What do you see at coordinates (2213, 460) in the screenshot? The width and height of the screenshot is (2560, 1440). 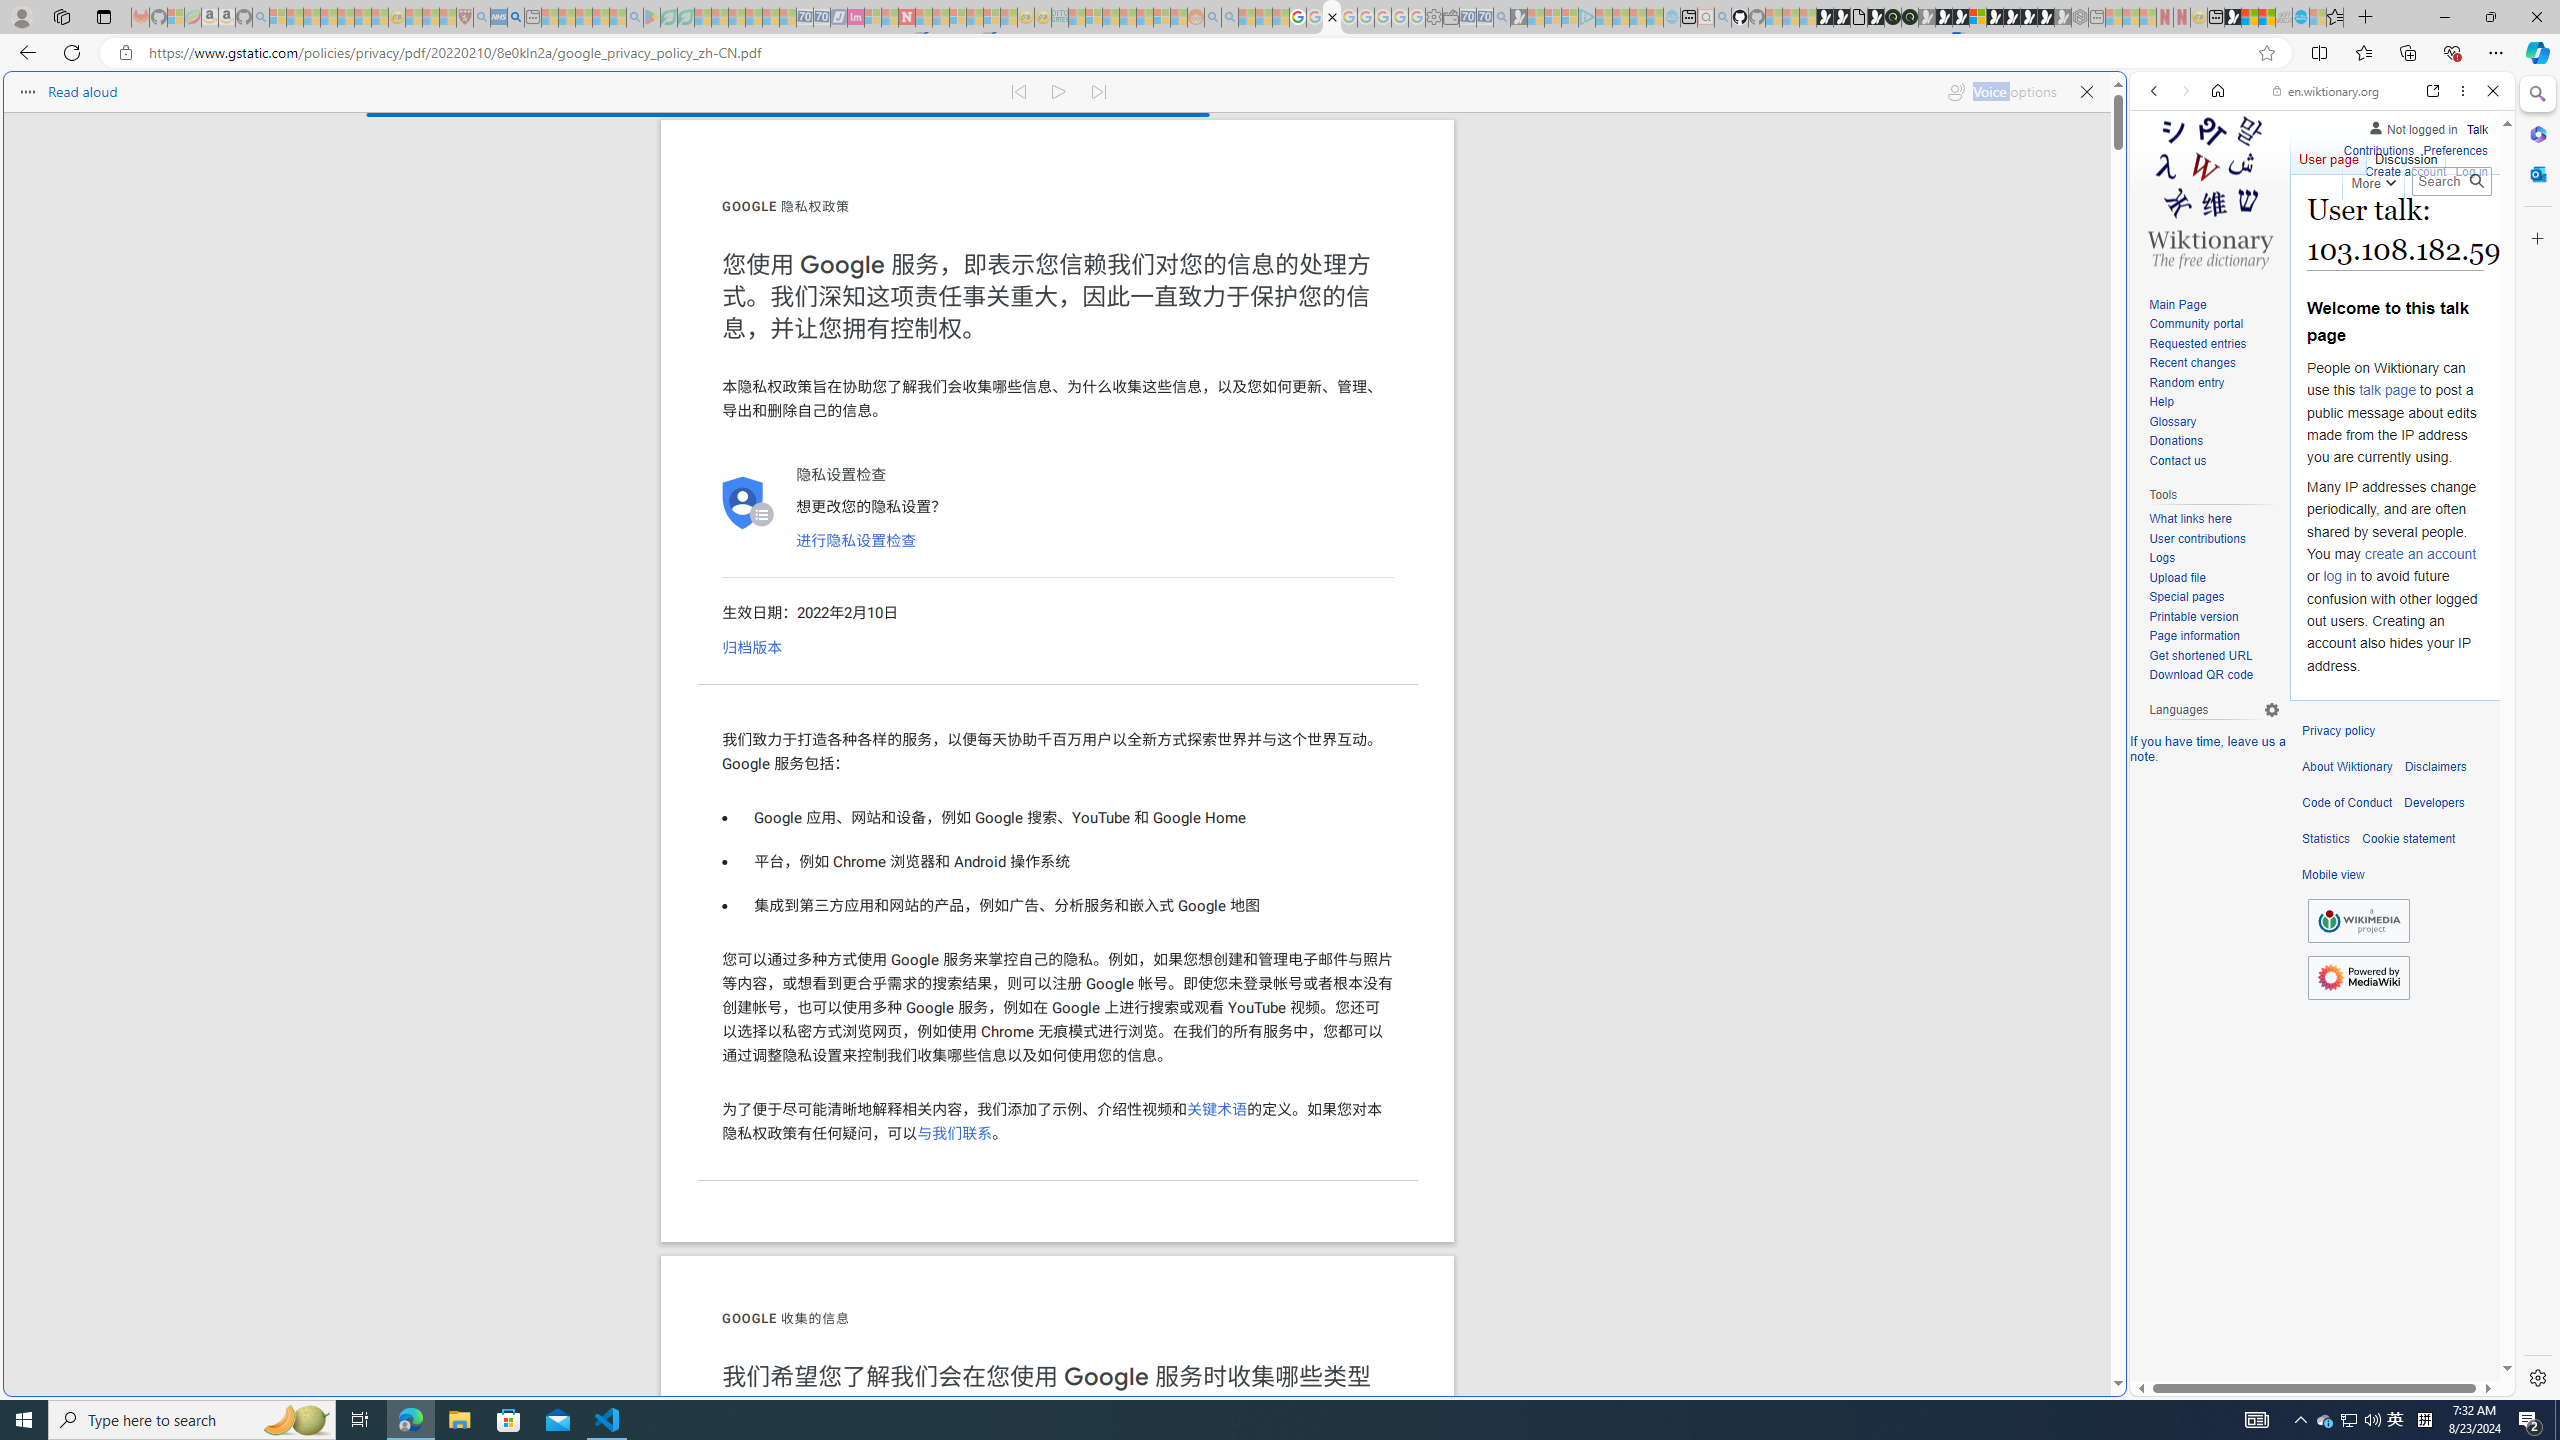 I see `'Contact us'` at bounding box center [2213, 460].